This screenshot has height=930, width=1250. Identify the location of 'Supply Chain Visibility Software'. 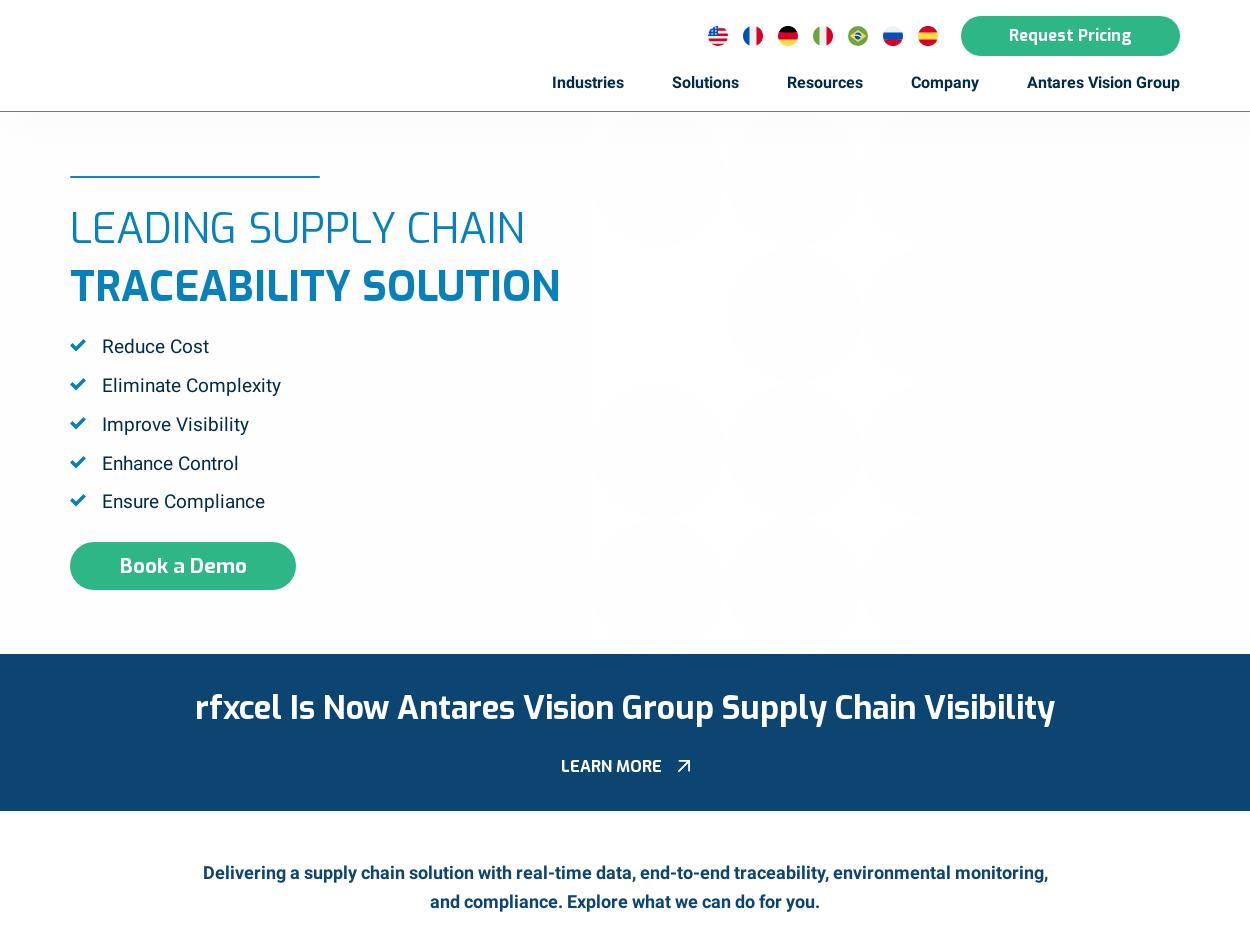
(683, 273).